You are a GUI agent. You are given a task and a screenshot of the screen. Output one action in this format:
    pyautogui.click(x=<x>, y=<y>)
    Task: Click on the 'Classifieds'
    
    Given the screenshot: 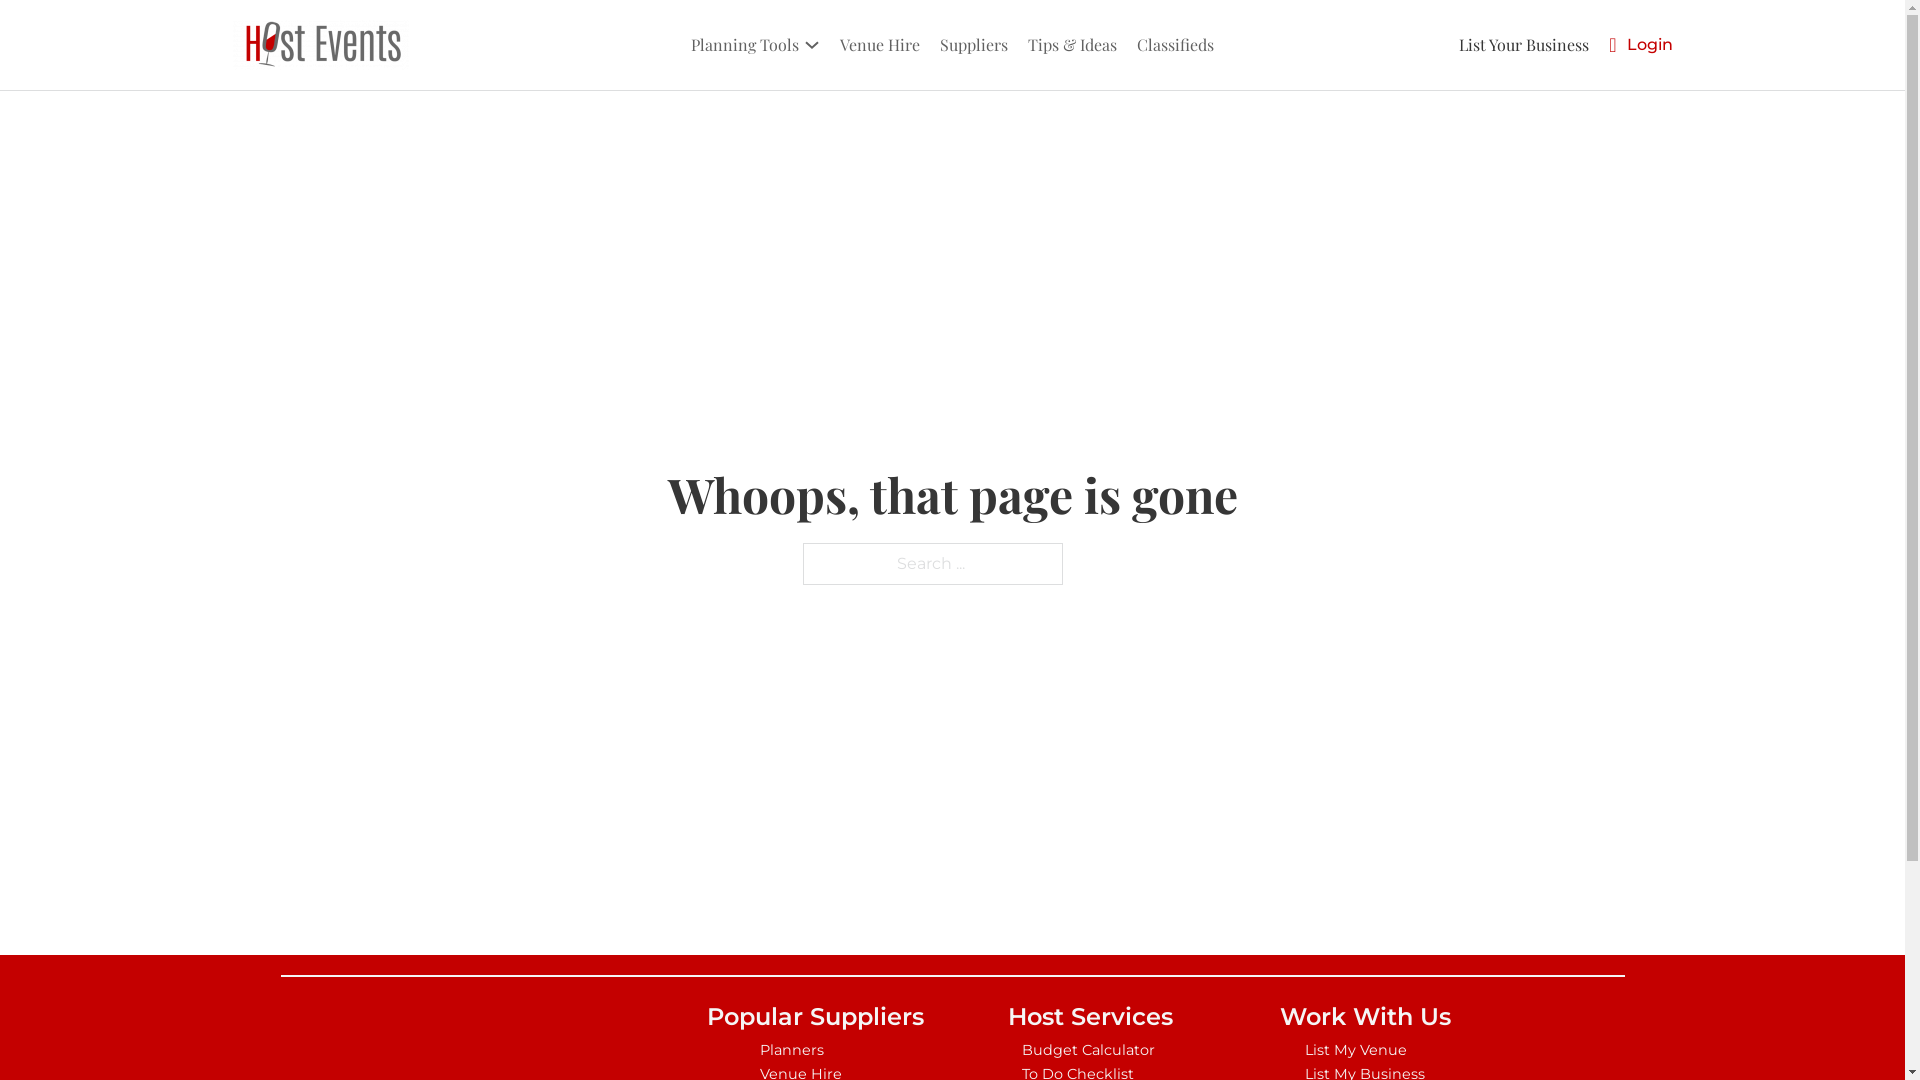 What is the action you would take?
    pyautogui.click(x=1175, y=44)
    